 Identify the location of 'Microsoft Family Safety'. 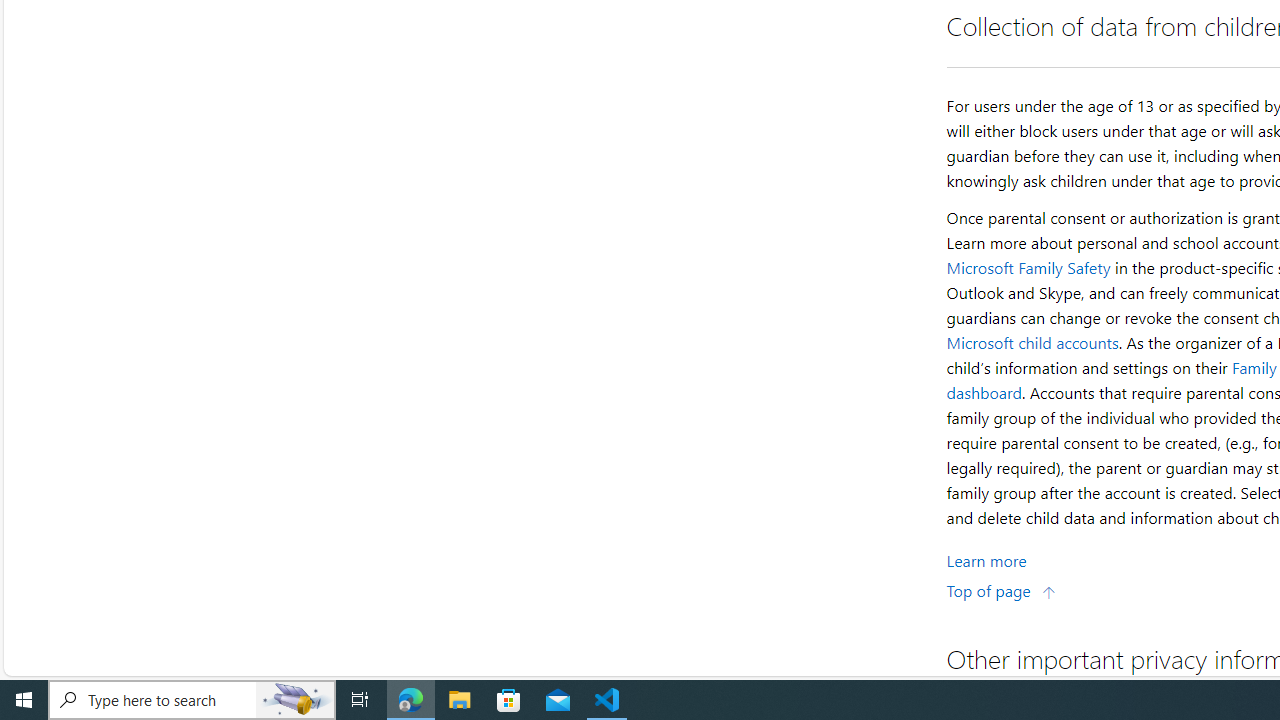
(1028, 266).